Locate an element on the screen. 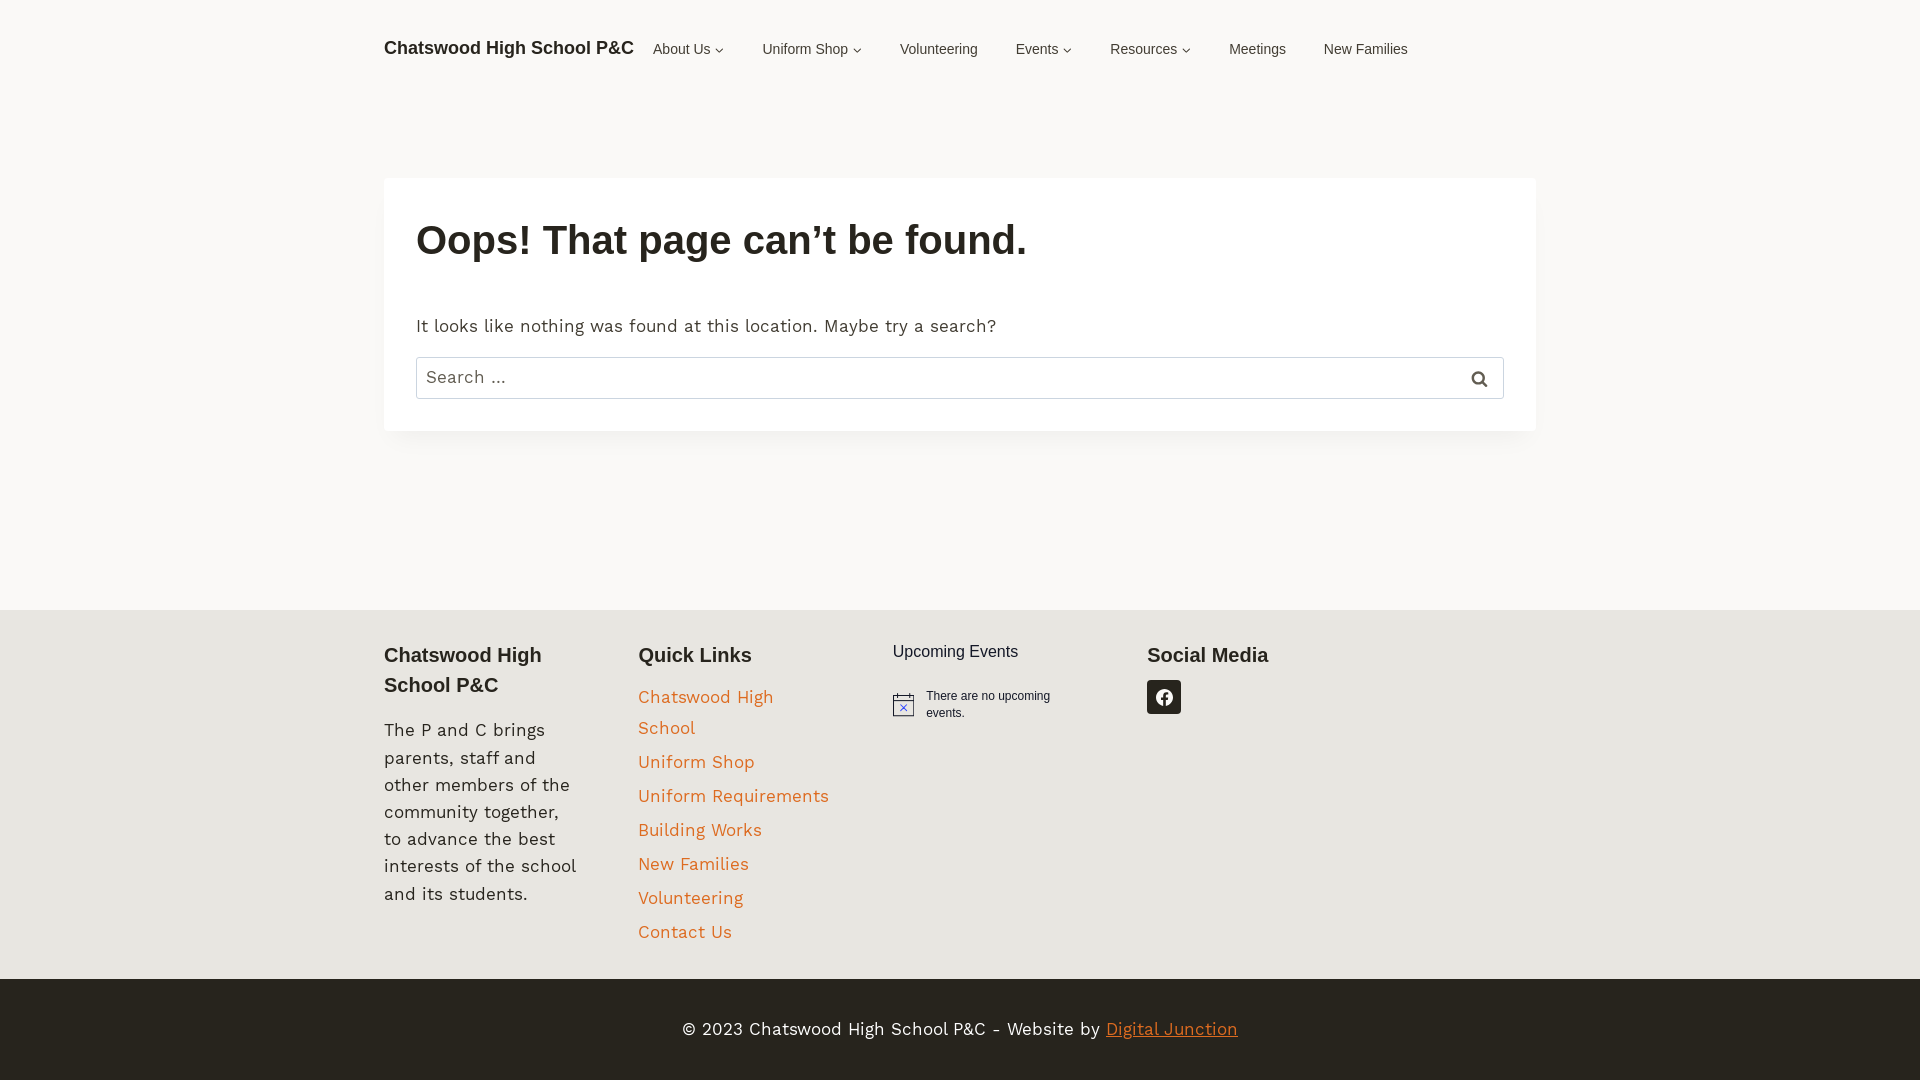  'Digital Junction' is located at coordinates (1104, 1029).